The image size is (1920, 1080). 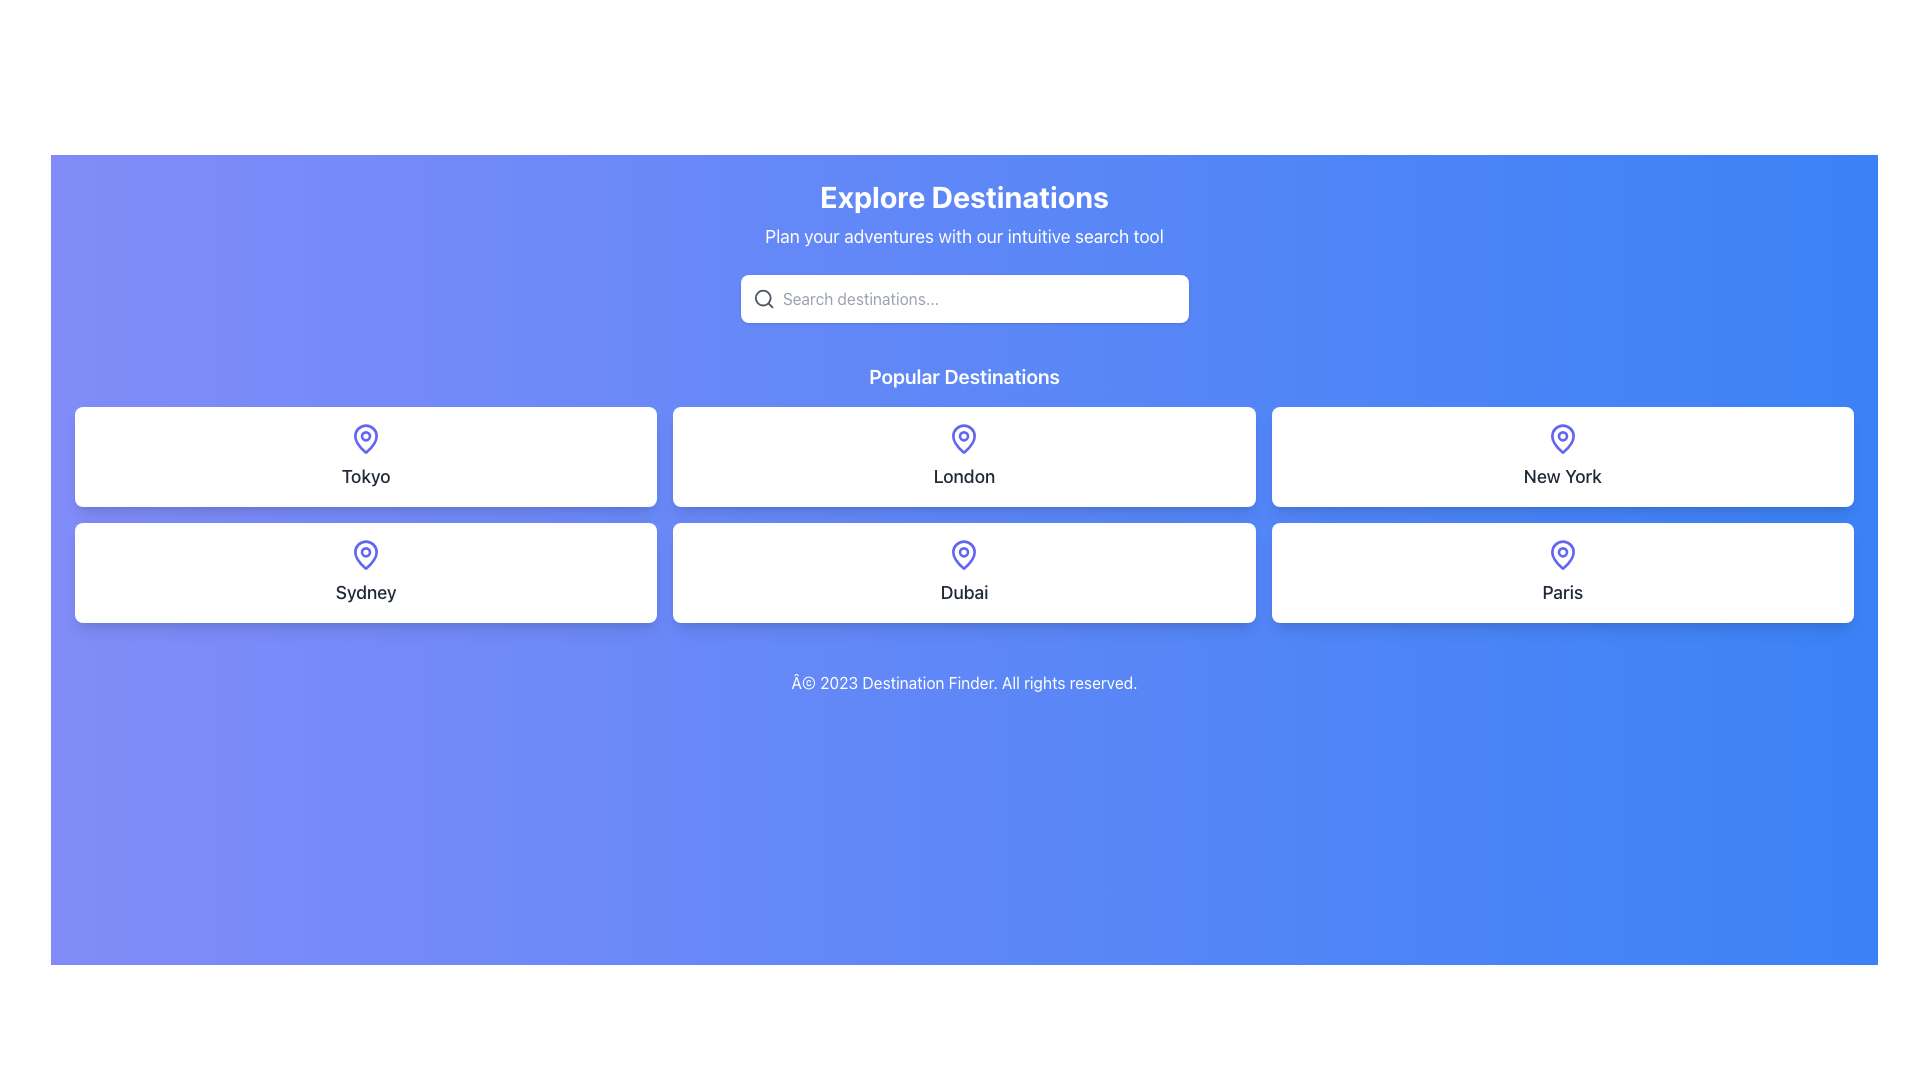 What do you see at coordinates (1561, 555) in the screenshot?
I see `the second map pin icon from the right in the bottom row of the grid, which serves as a visual marker for the location 'Paris'` at bounding box center [1561, 555].